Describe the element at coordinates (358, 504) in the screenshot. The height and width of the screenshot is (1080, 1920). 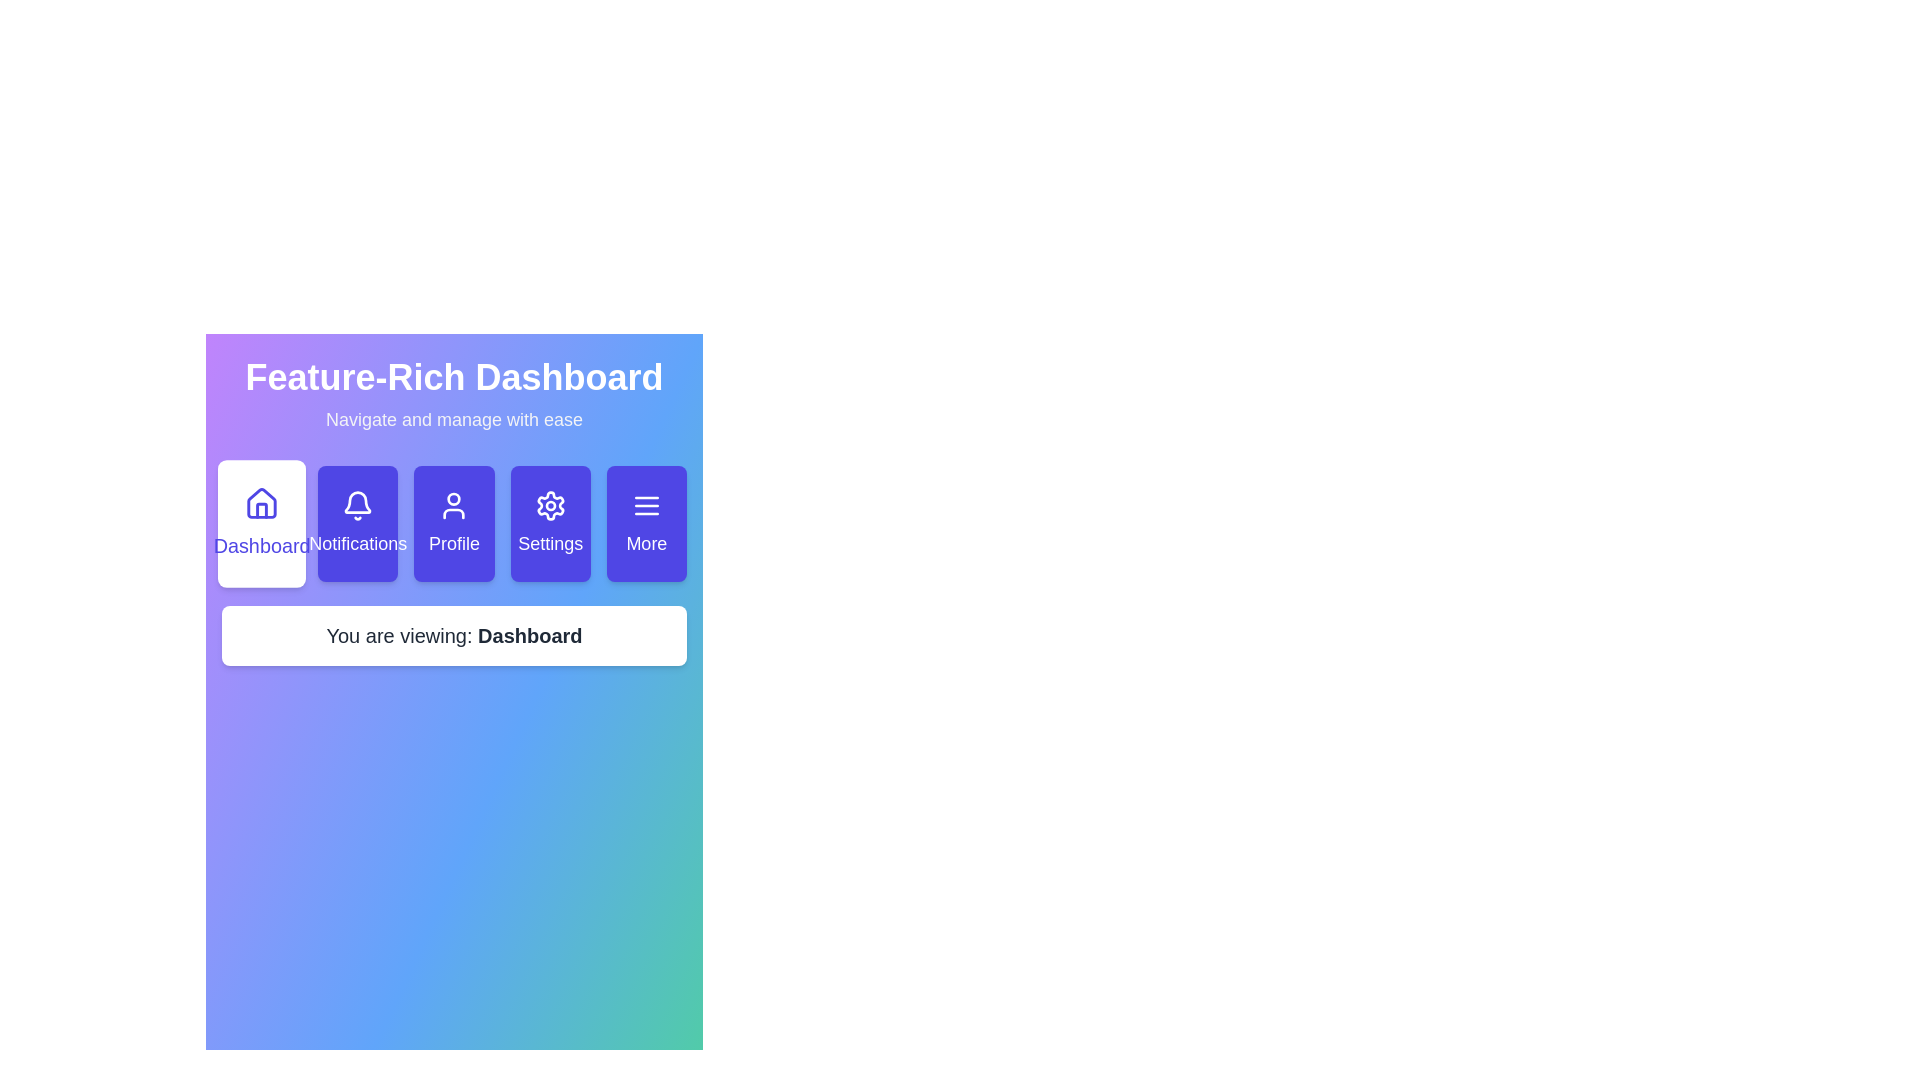
I see `the notifications button, which is the second button in the navigation row` at that location.